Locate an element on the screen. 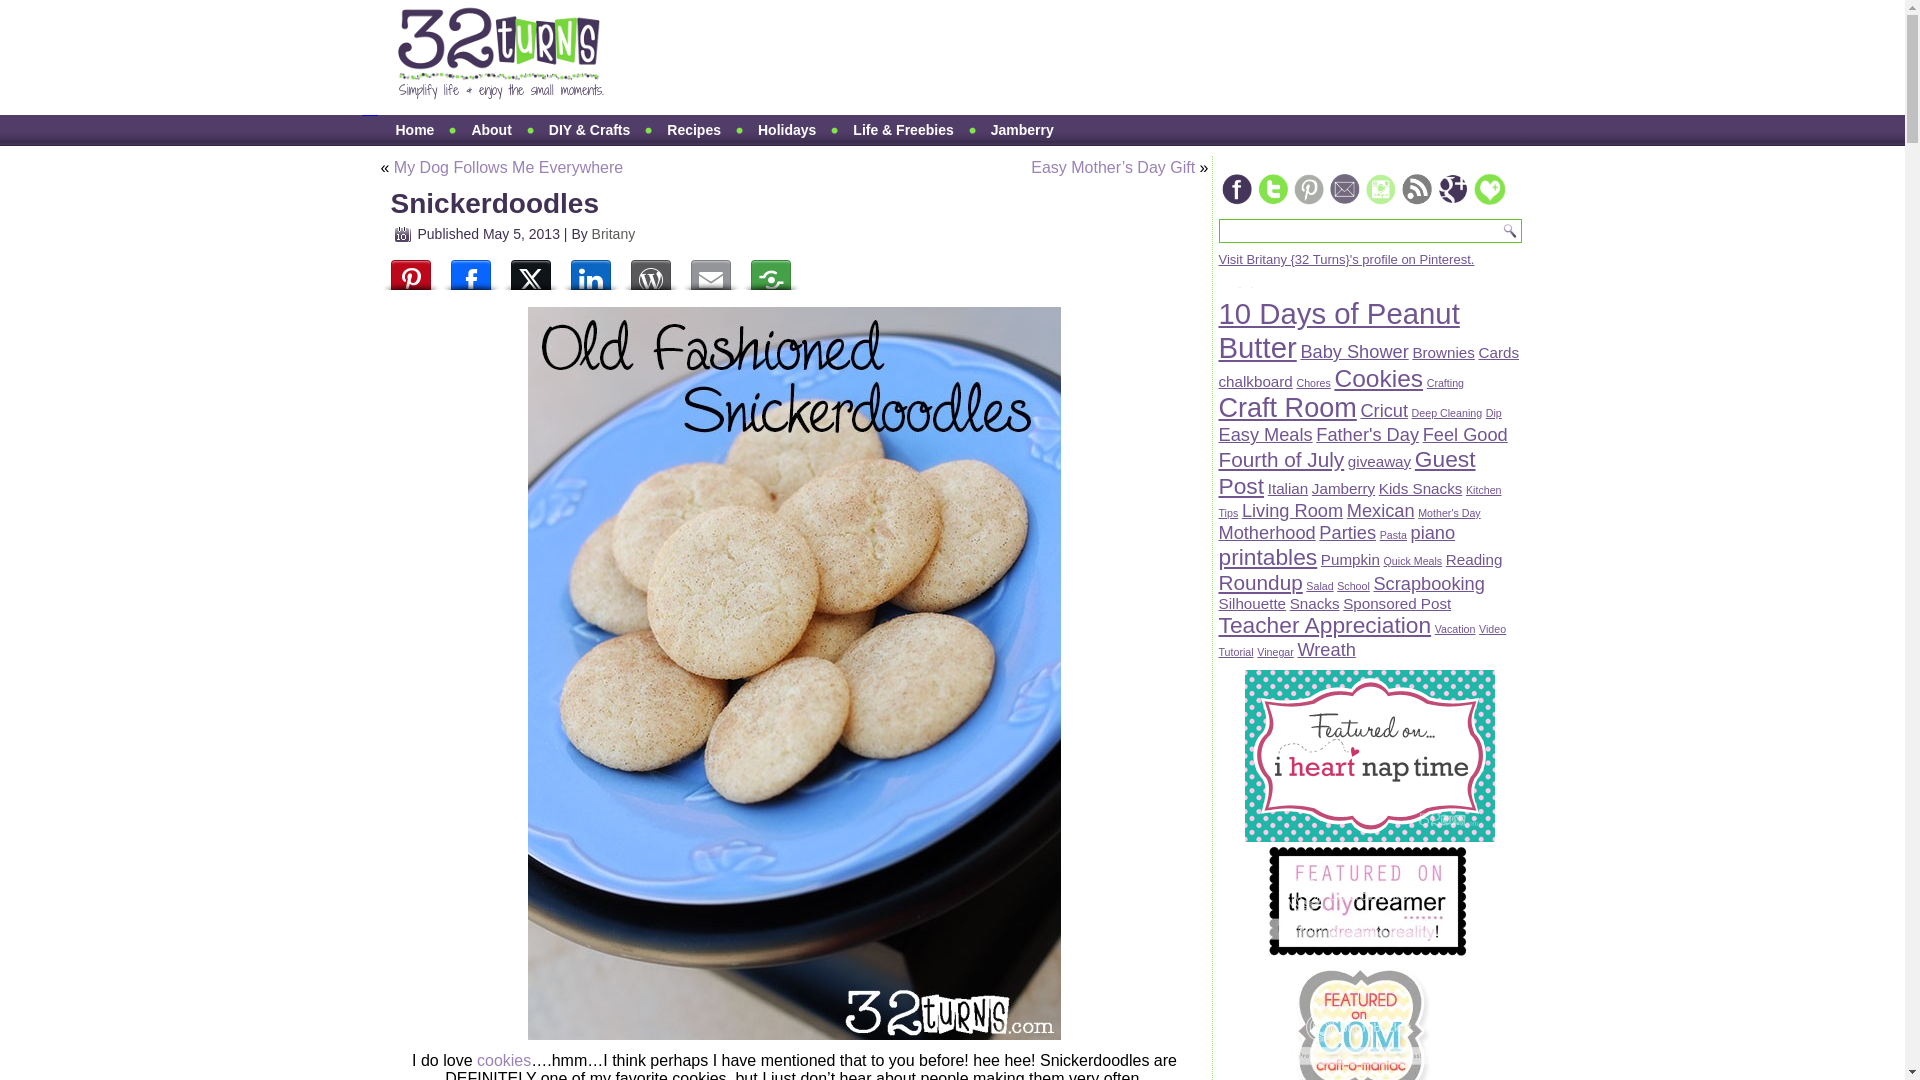 Image resolution: width=1920 pixels, height=1080 pixels. 'Pasta' is located at coordinates (1392, 534).